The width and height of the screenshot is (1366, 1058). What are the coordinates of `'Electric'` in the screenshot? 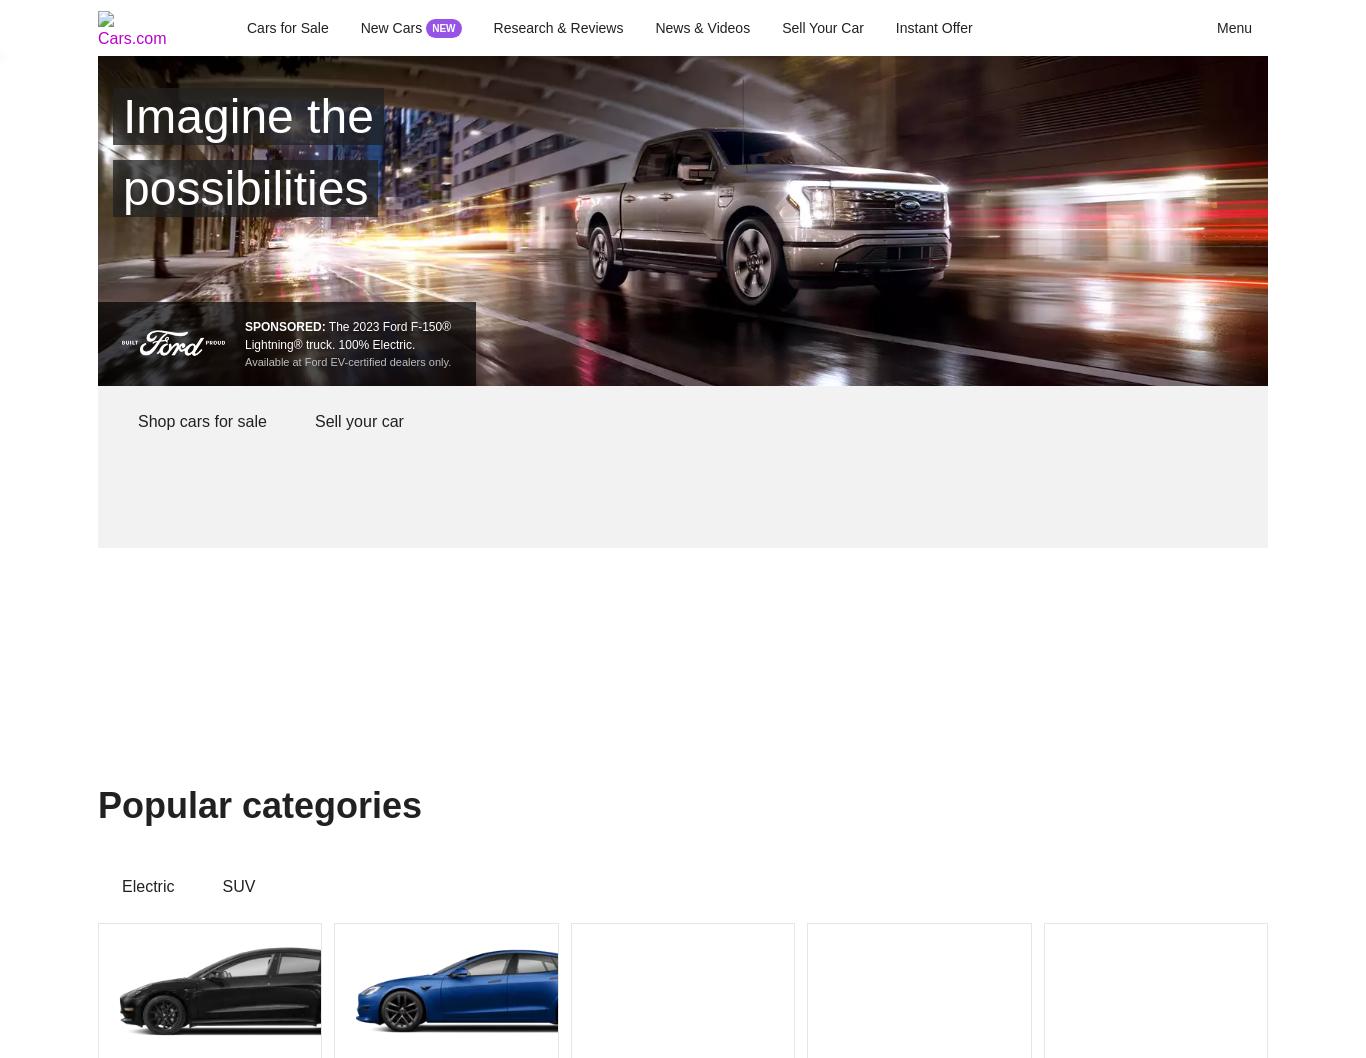 It's located at (146, 886).